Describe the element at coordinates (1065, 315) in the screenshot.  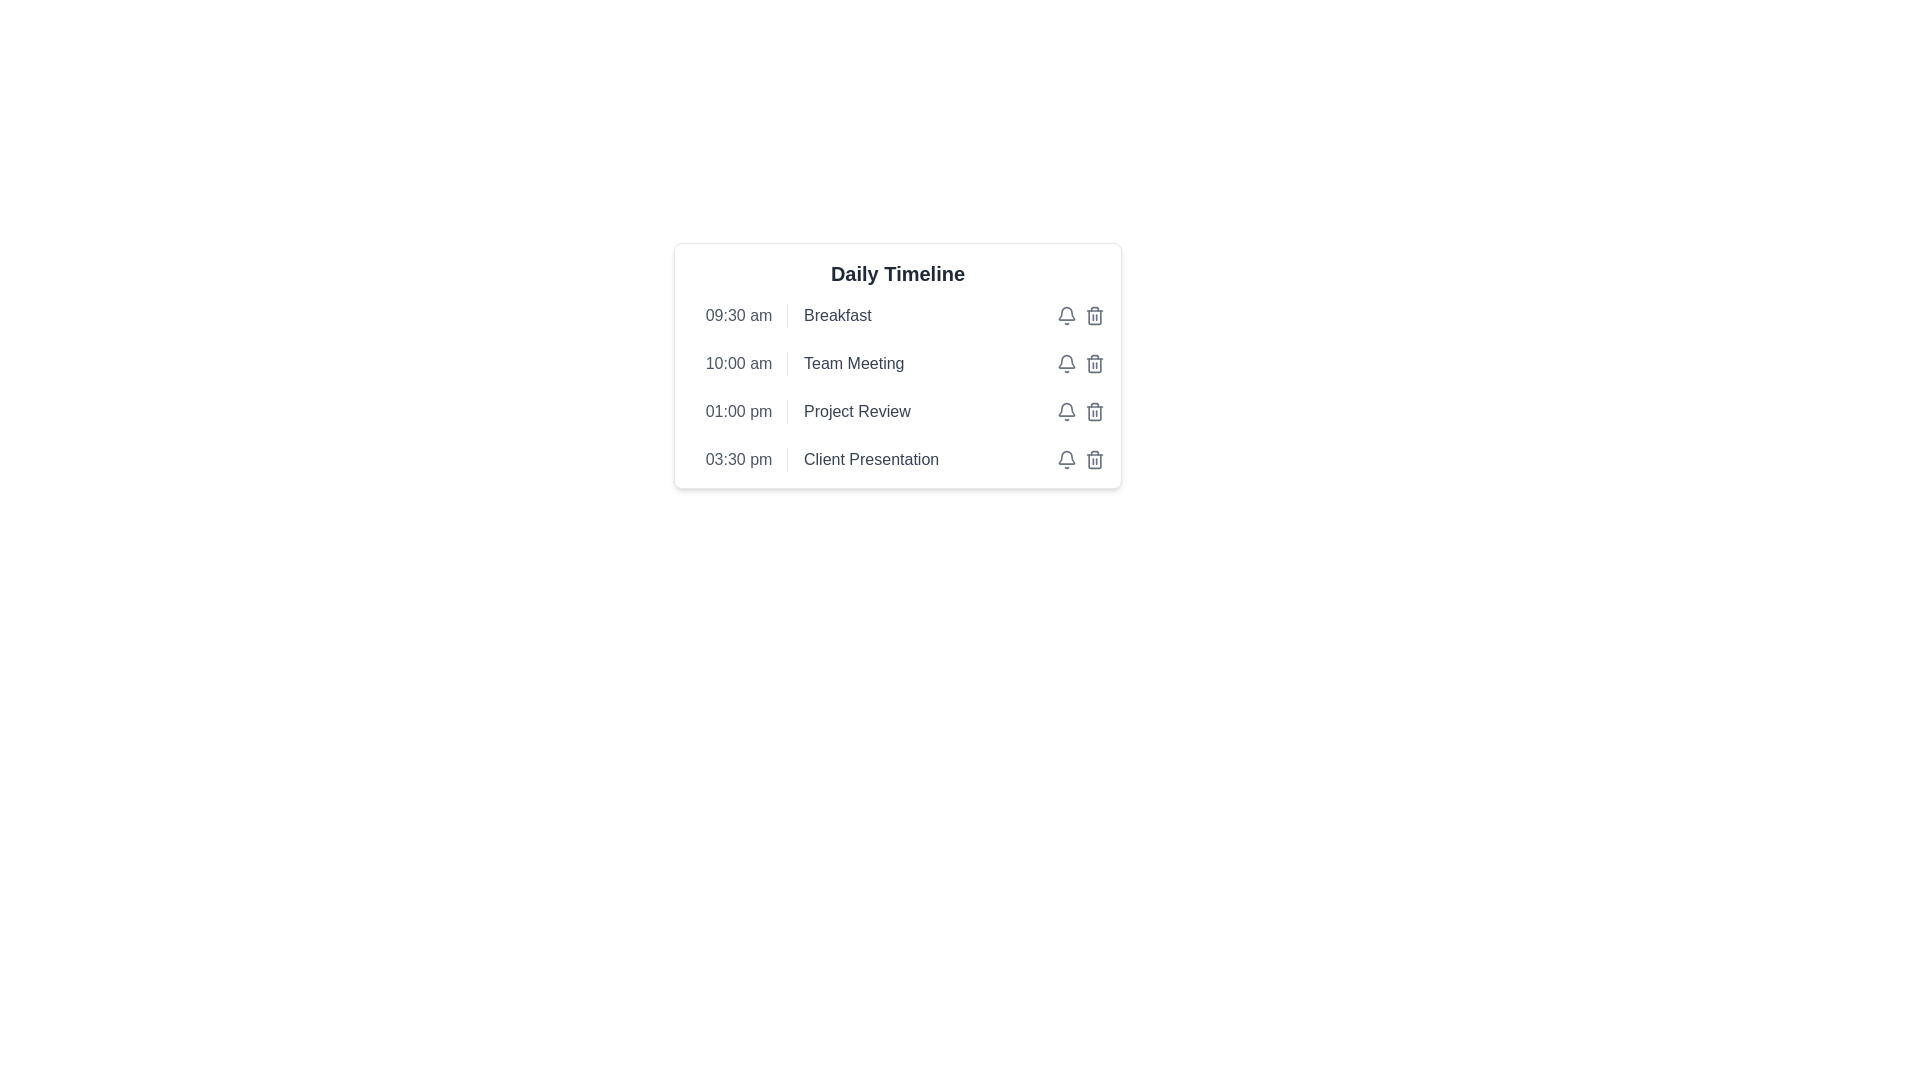
I see `the gray bell icon button located to the right of the 'Project Review' text label` at that location.